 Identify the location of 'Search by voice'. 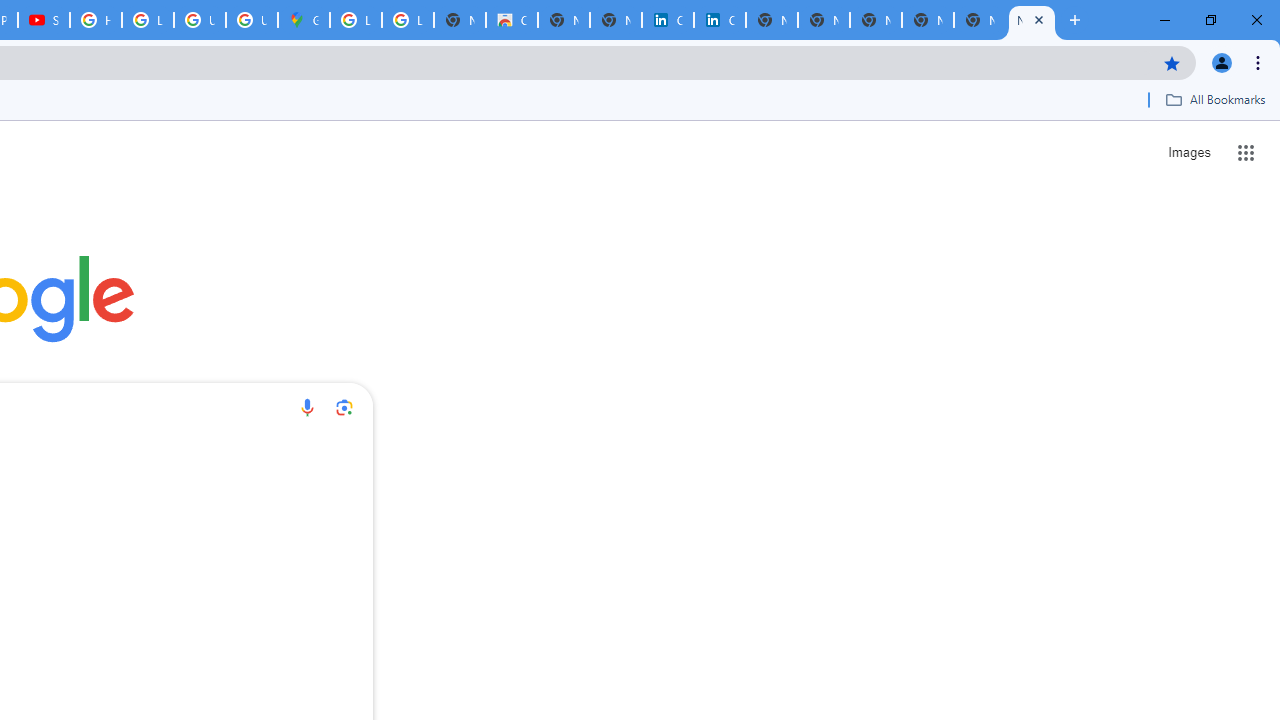
(306, 406).